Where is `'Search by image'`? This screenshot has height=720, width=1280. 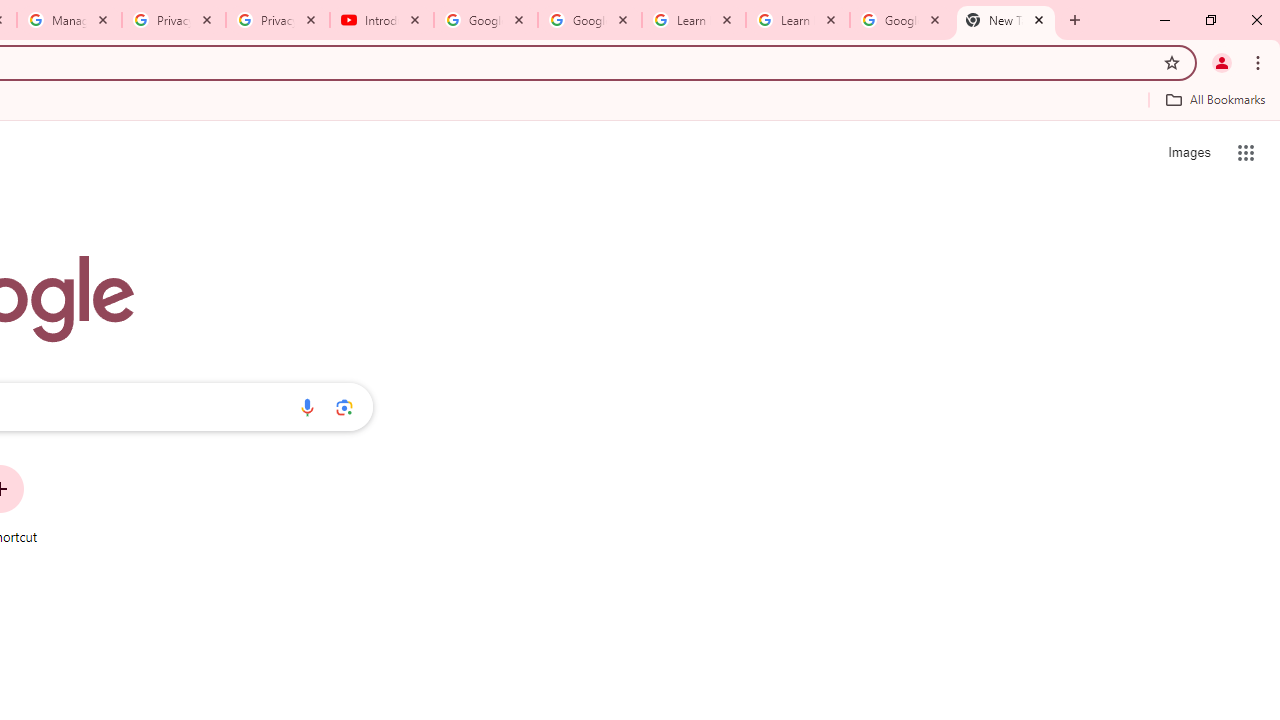
'Search by image' is located at coordinates (344, 406).